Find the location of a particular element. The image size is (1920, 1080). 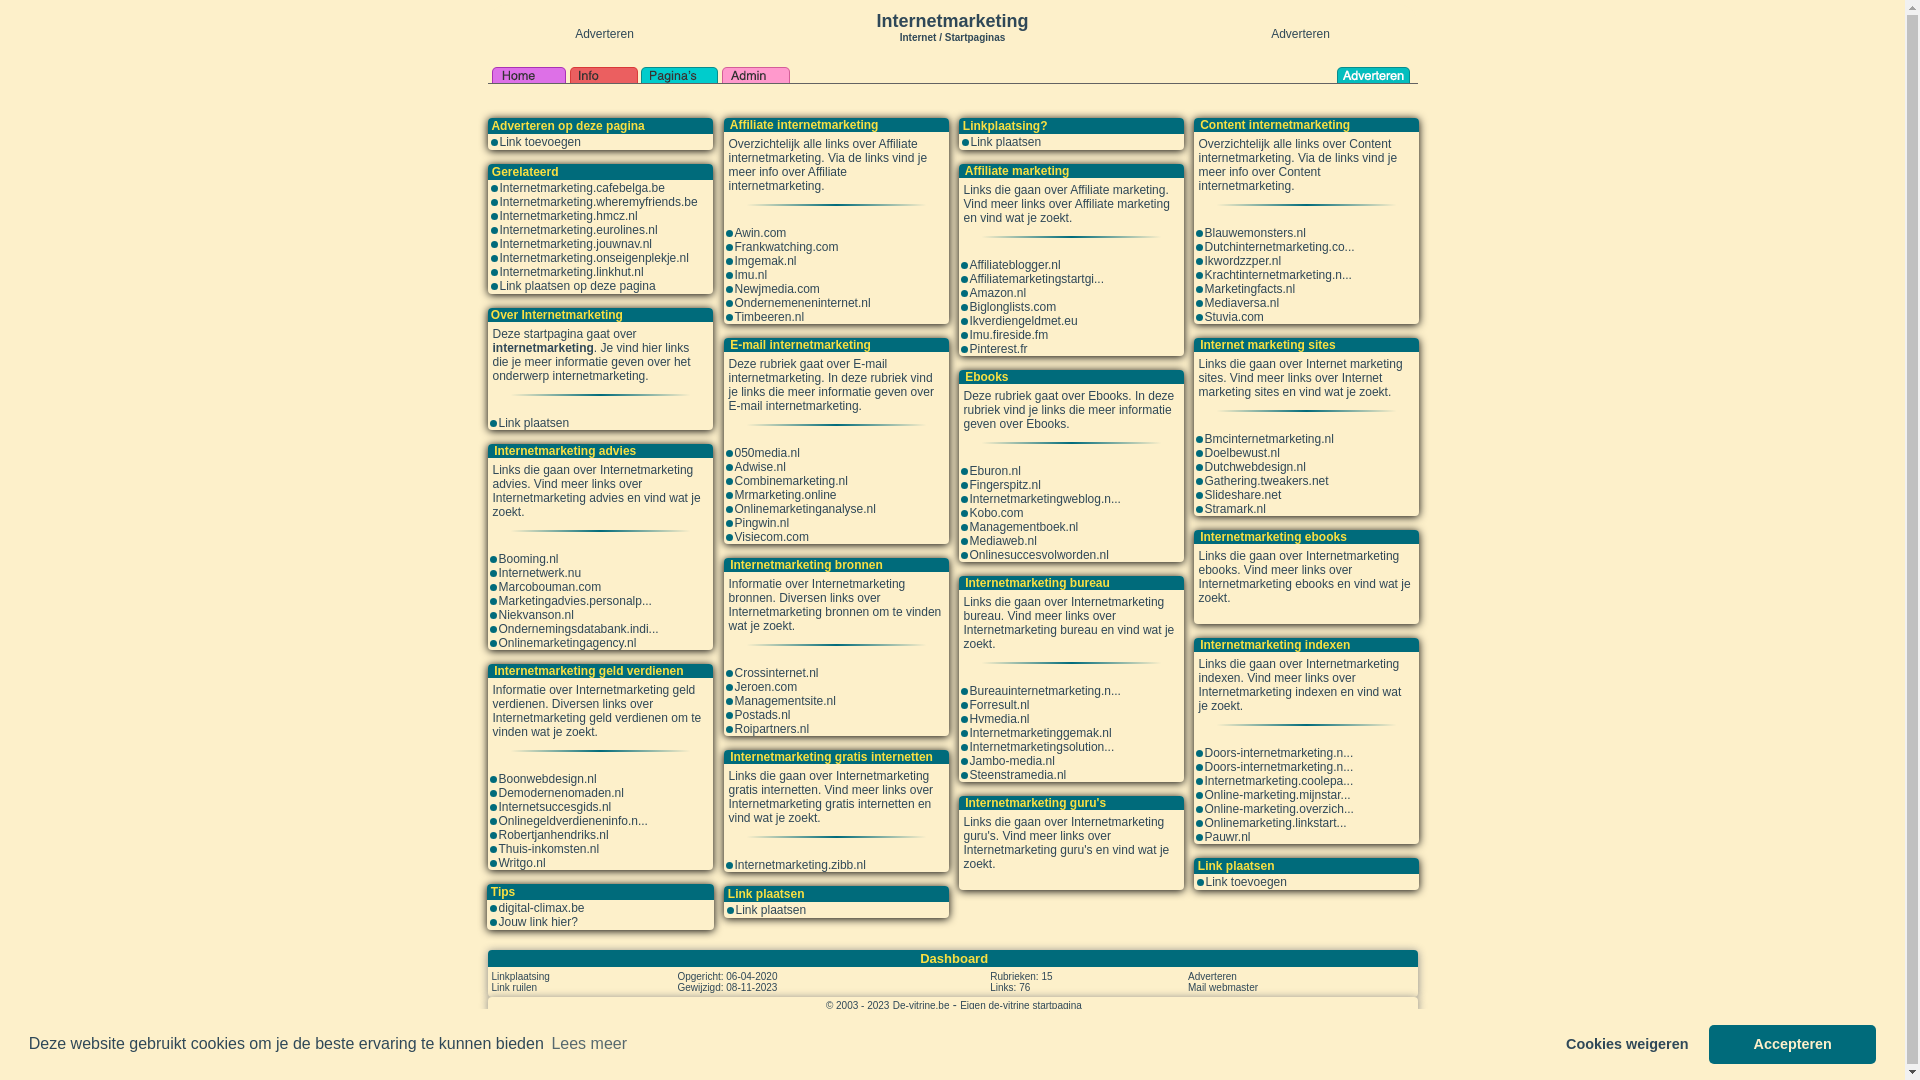

'Link plaatsen op deze pagina' is located at coordinates (576, 285).